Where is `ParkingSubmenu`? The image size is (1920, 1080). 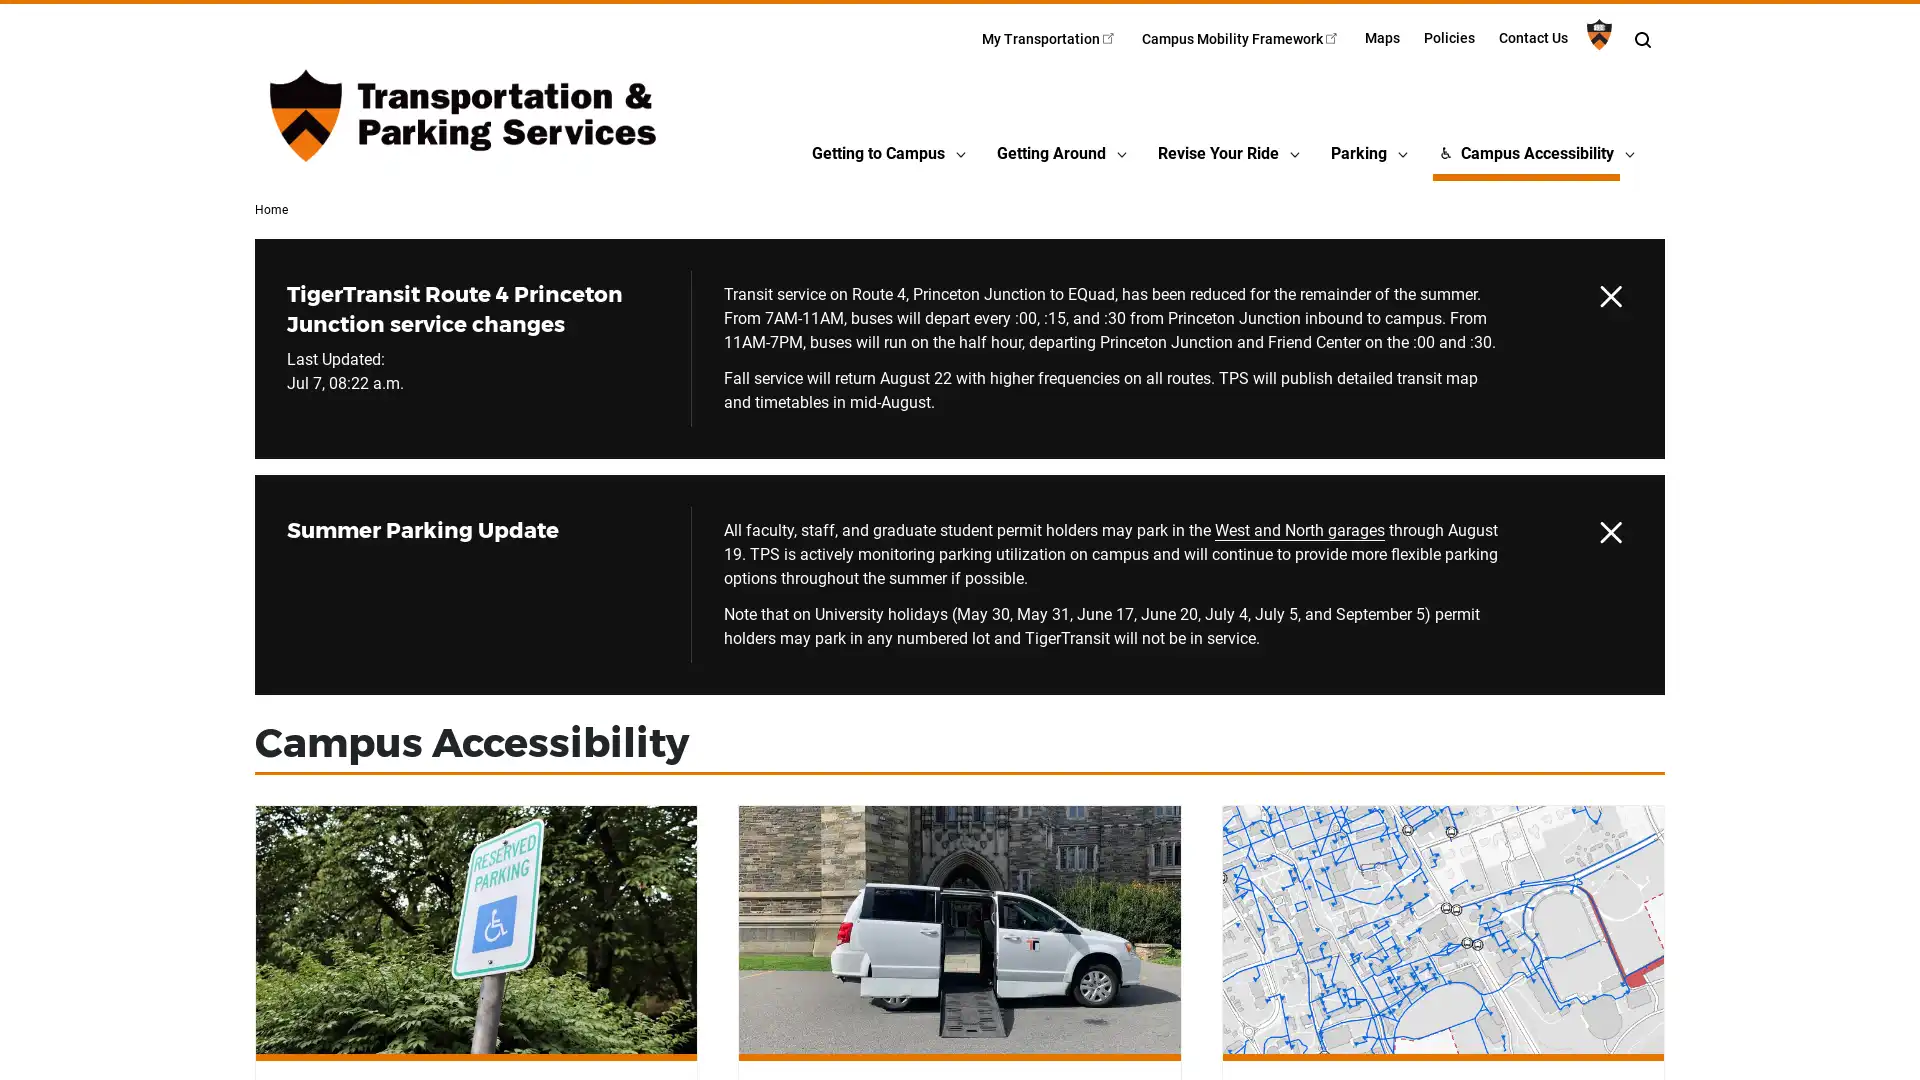 ParkingSubmenu is located at coordinates (1401, 153).